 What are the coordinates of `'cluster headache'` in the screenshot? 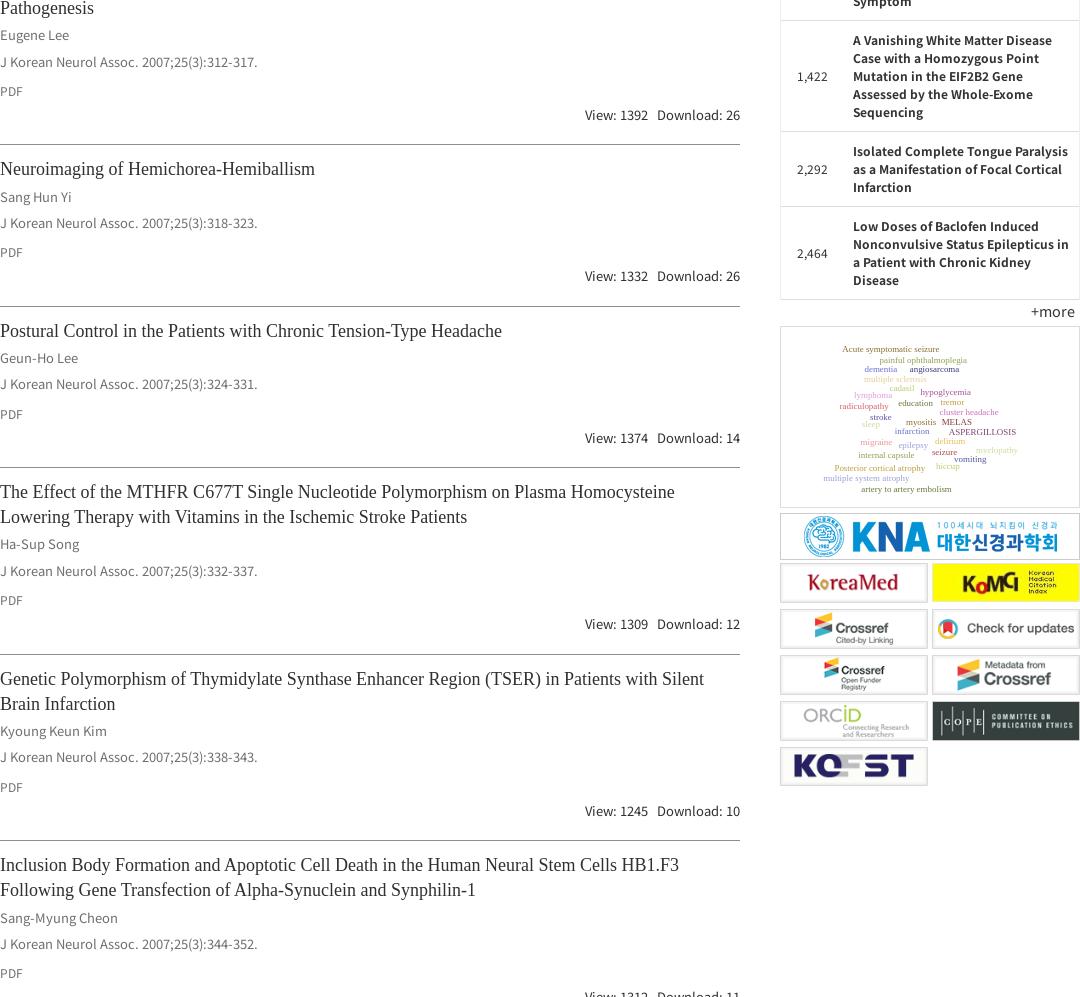 It's located at (955, 433).